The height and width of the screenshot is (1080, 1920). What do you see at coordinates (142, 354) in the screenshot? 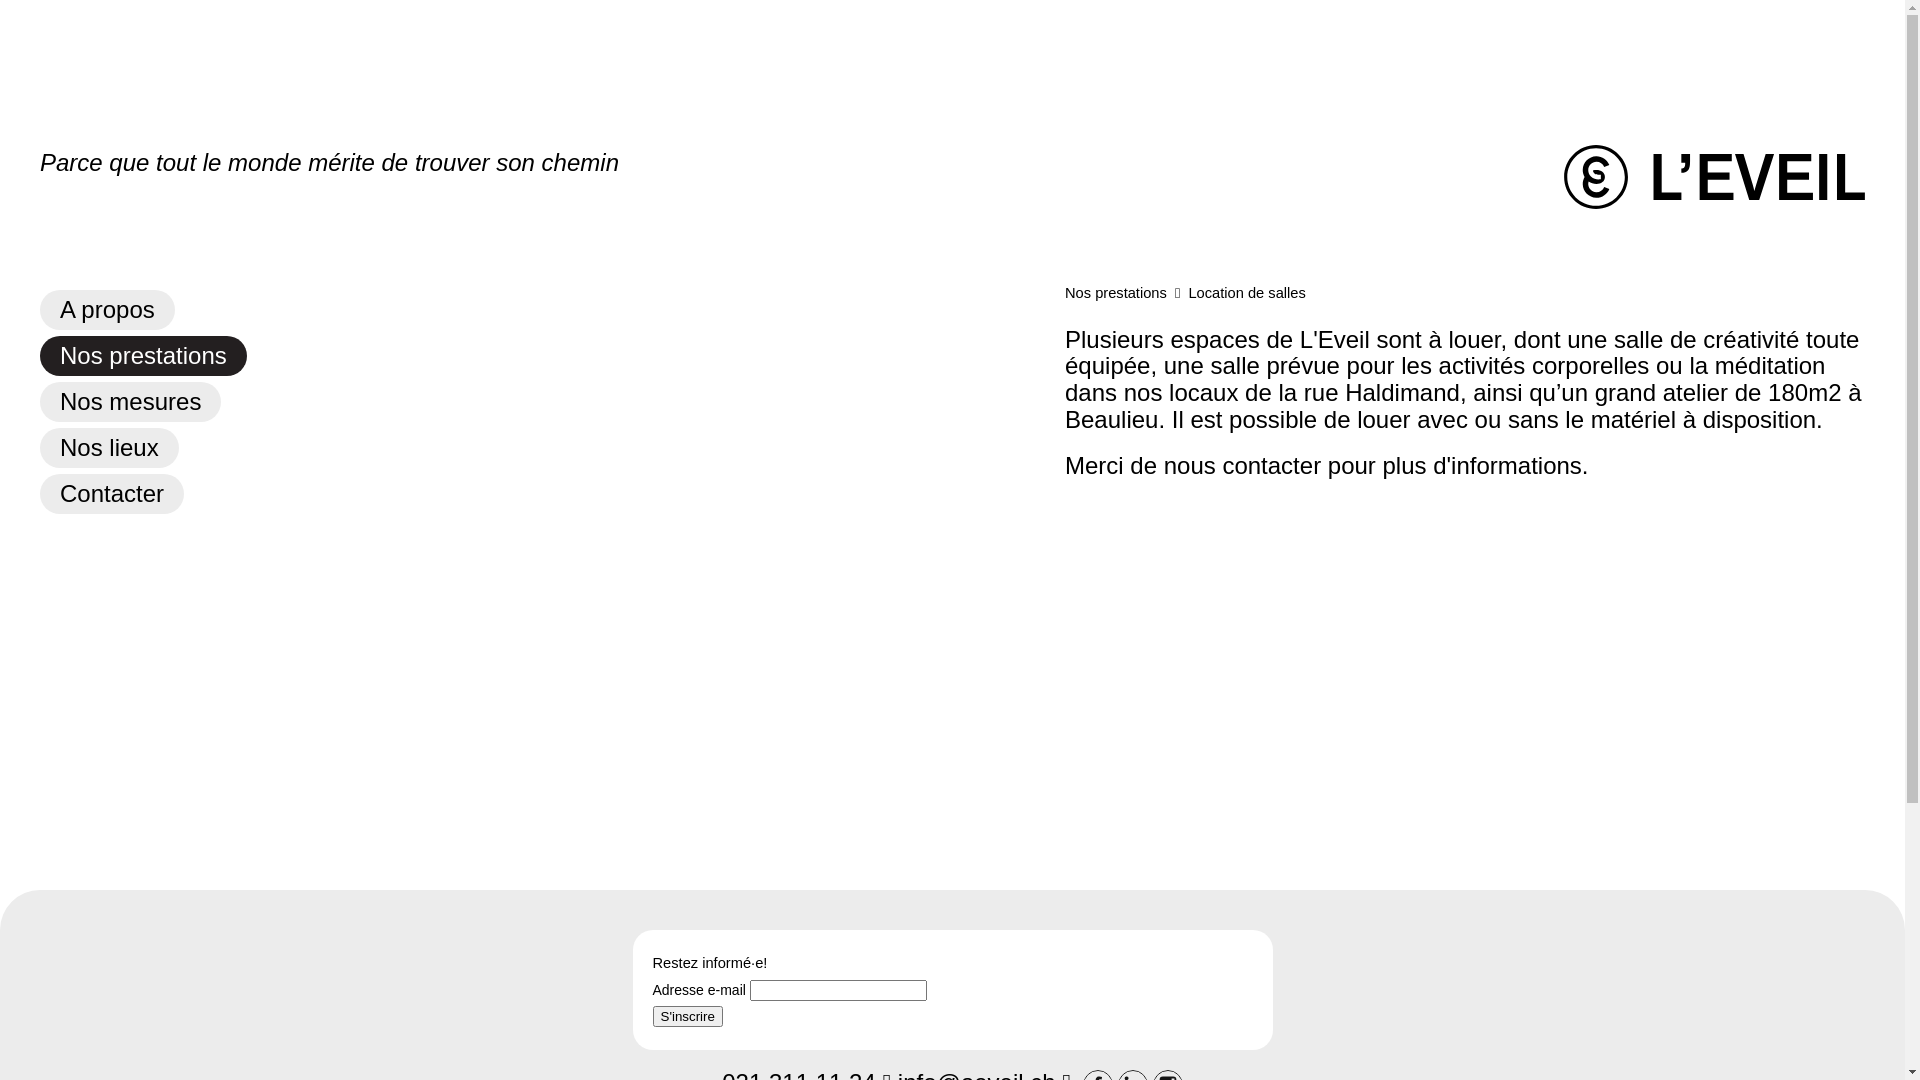
I see `'Nos prestations'` at bounding box center [142, 354].